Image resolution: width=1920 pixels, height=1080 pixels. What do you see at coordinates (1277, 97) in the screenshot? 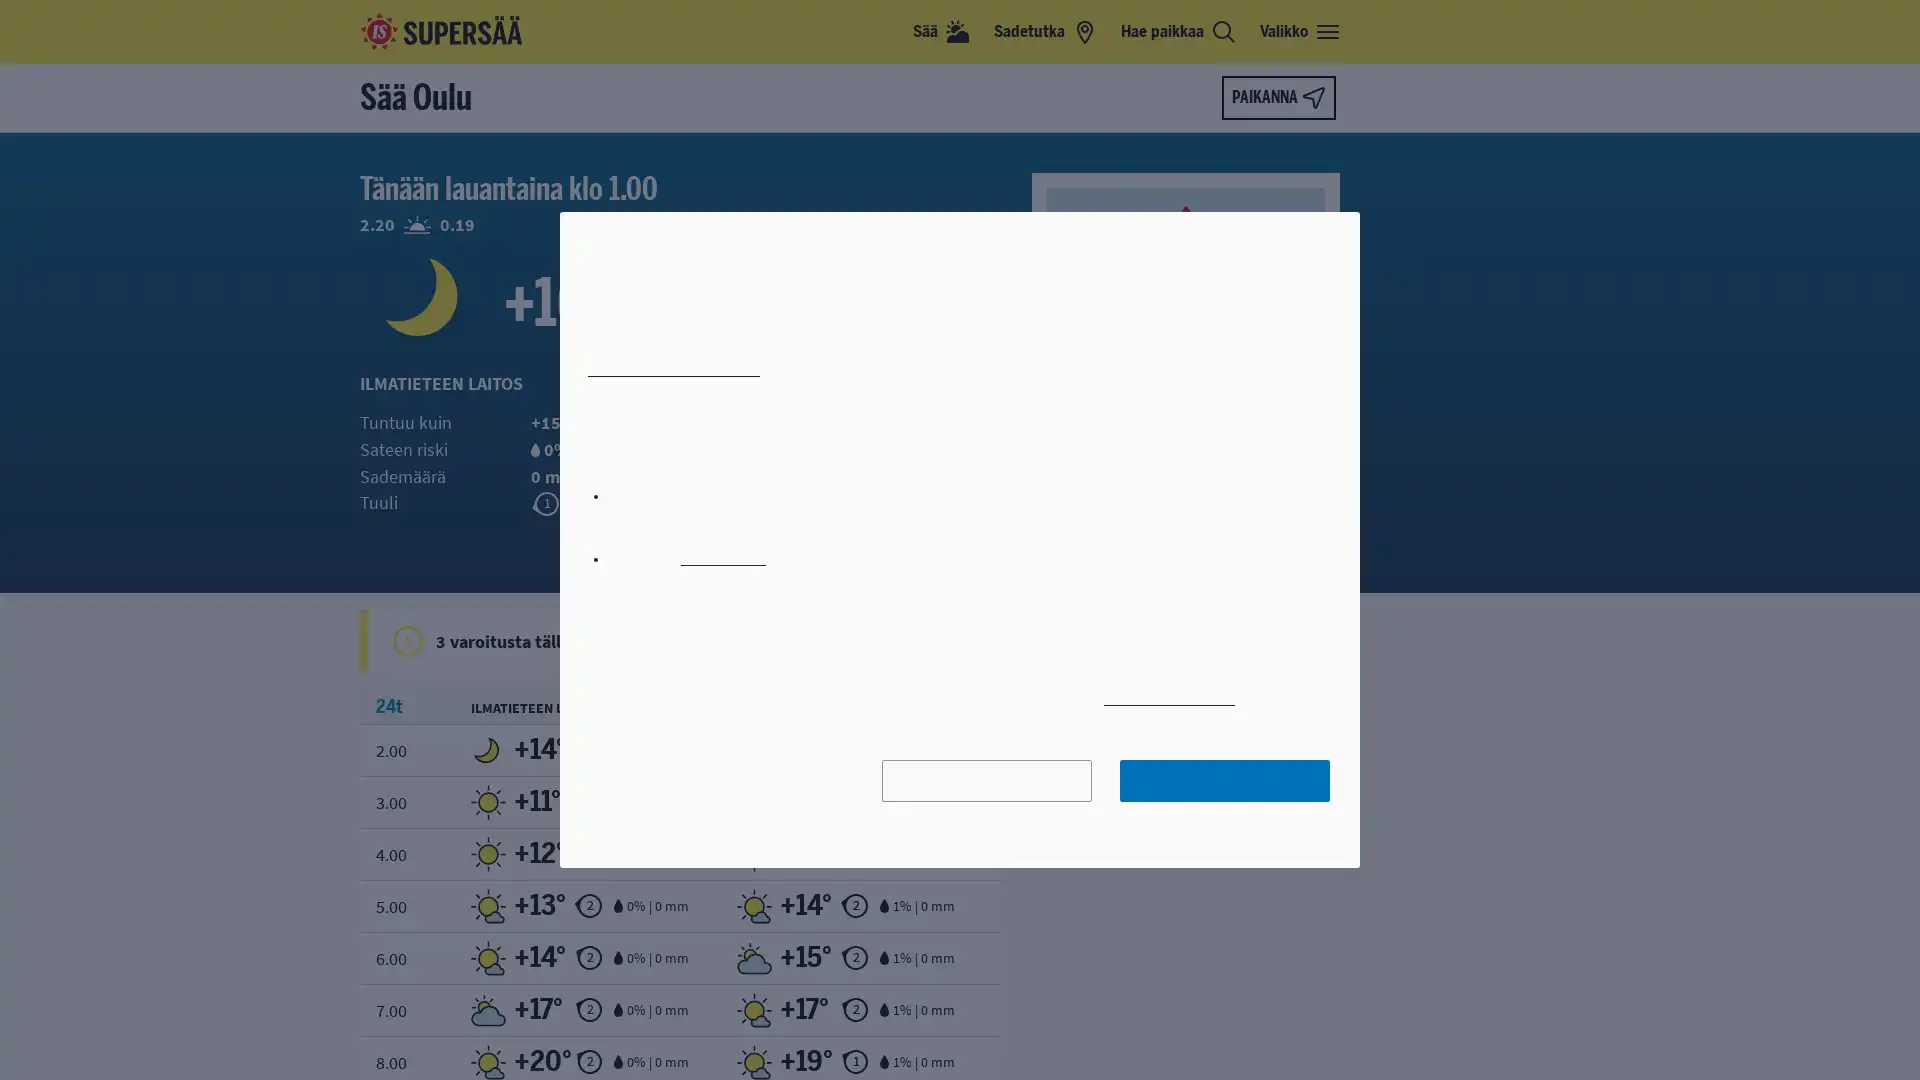
I see `Paikanna minut` at bounding box center [1277, 97].